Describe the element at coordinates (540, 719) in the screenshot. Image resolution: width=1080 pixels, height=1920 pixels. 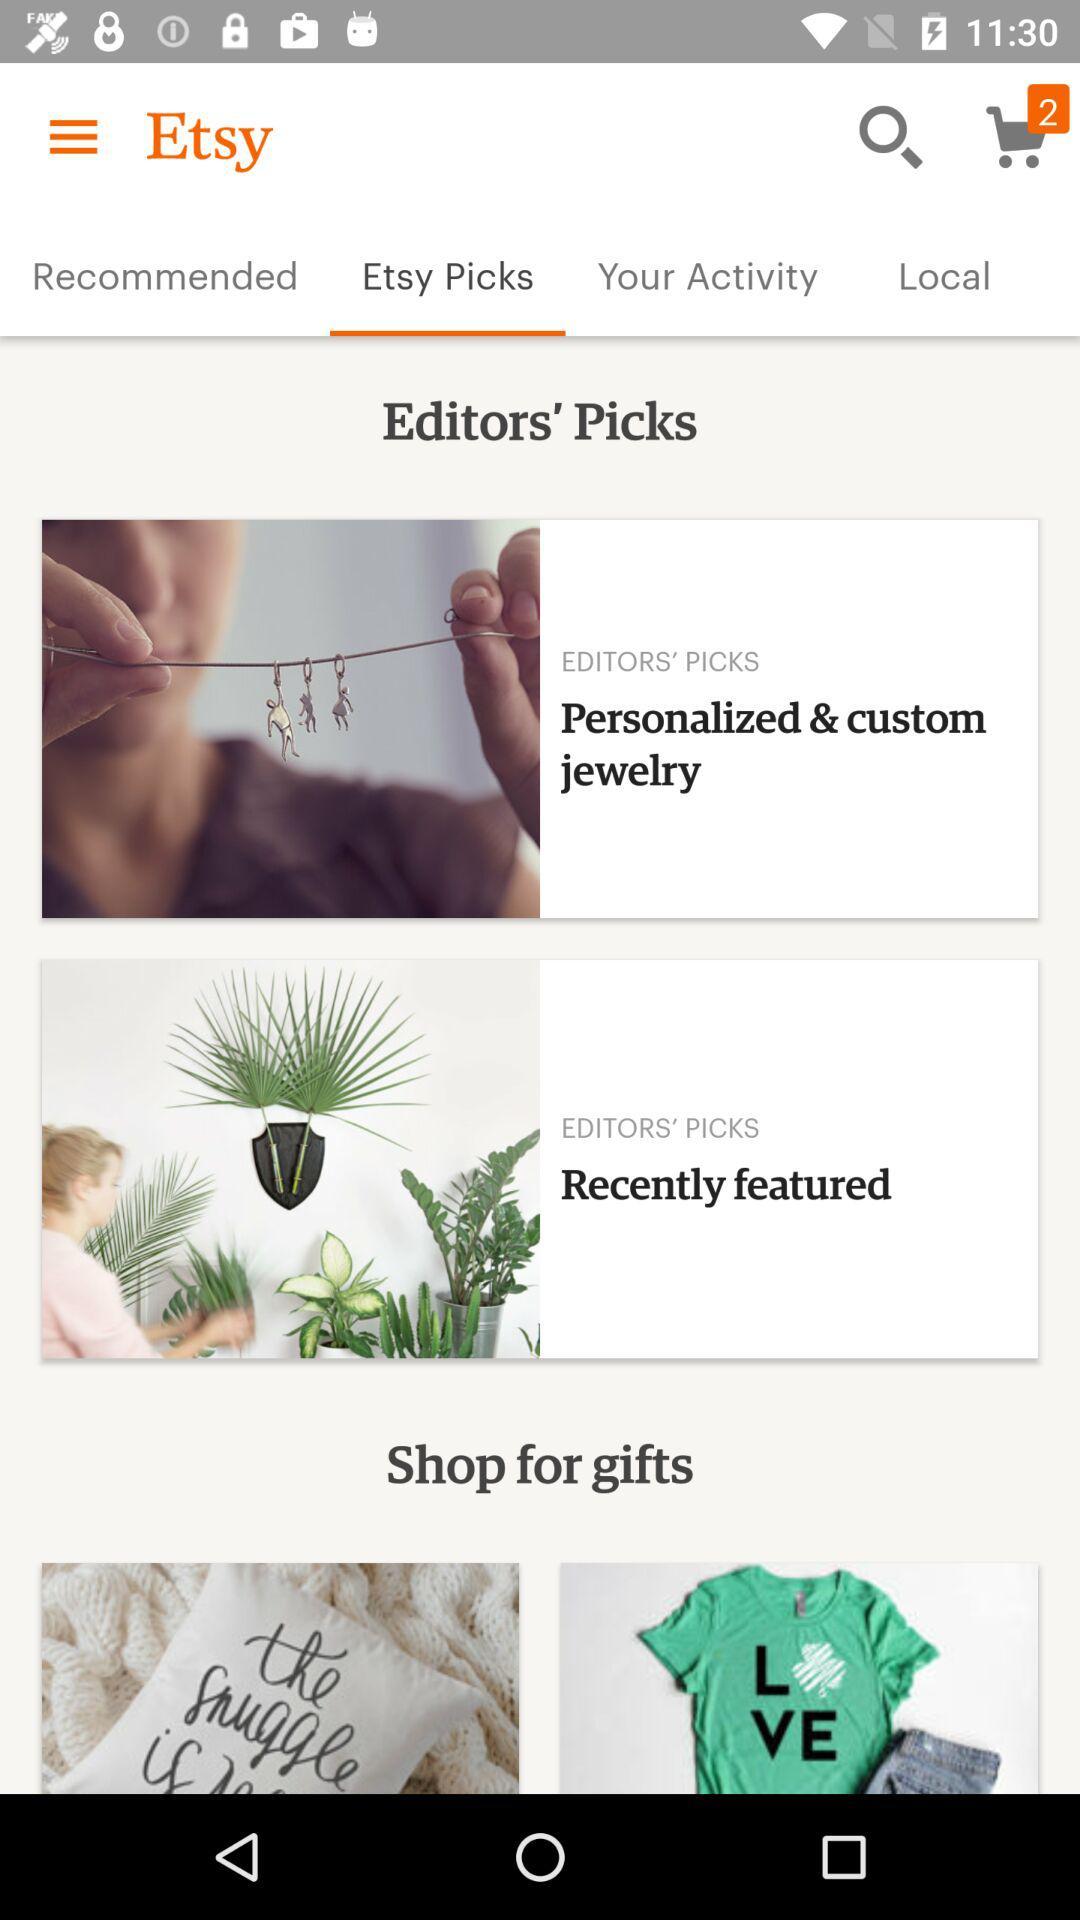
I see `the item below the text editors picks on the web page` at that location.